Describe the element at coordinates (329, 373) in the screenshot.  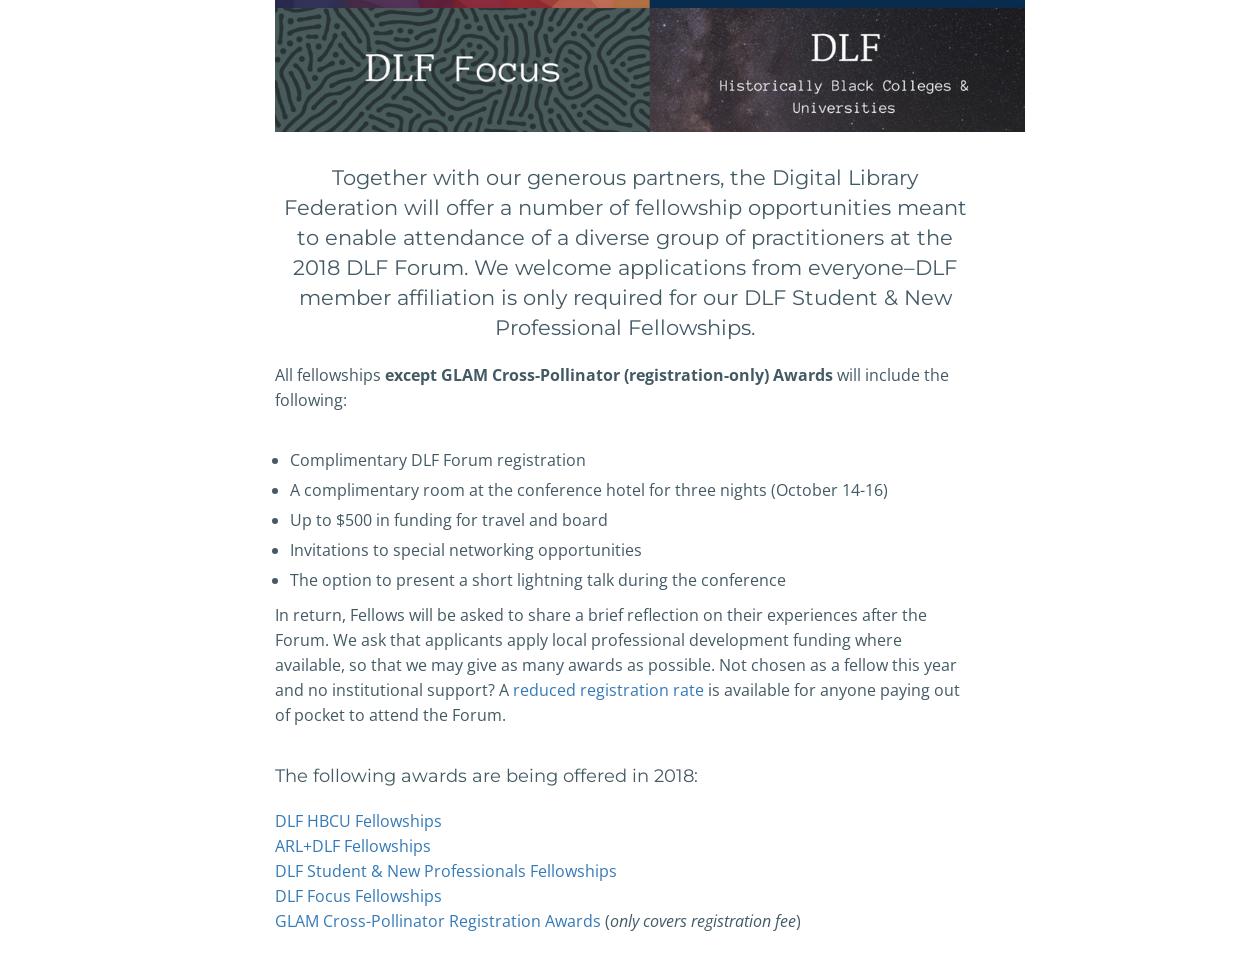
I see `'All fellowships'` at that location.